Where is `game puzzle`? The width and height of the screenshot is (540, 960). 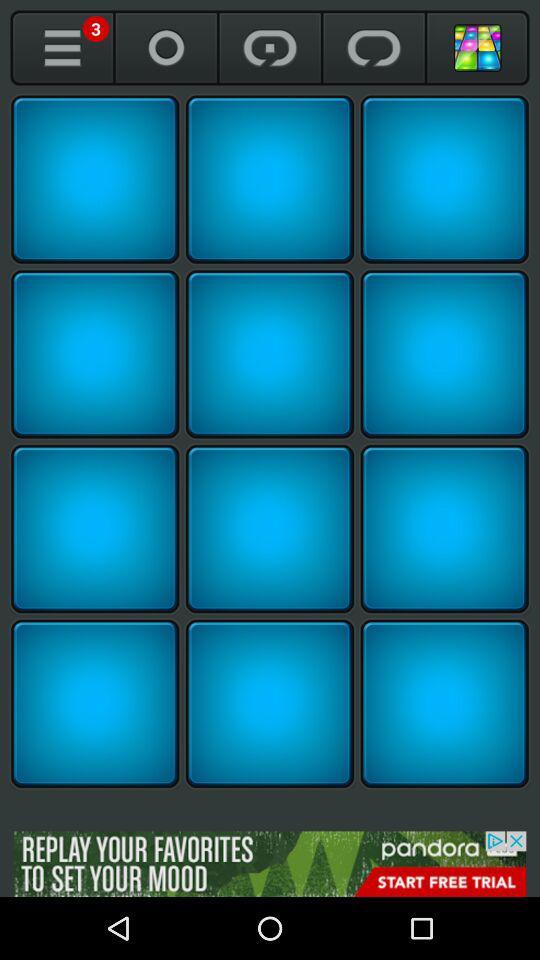 game puzzle is located at coordinates (94, 354).